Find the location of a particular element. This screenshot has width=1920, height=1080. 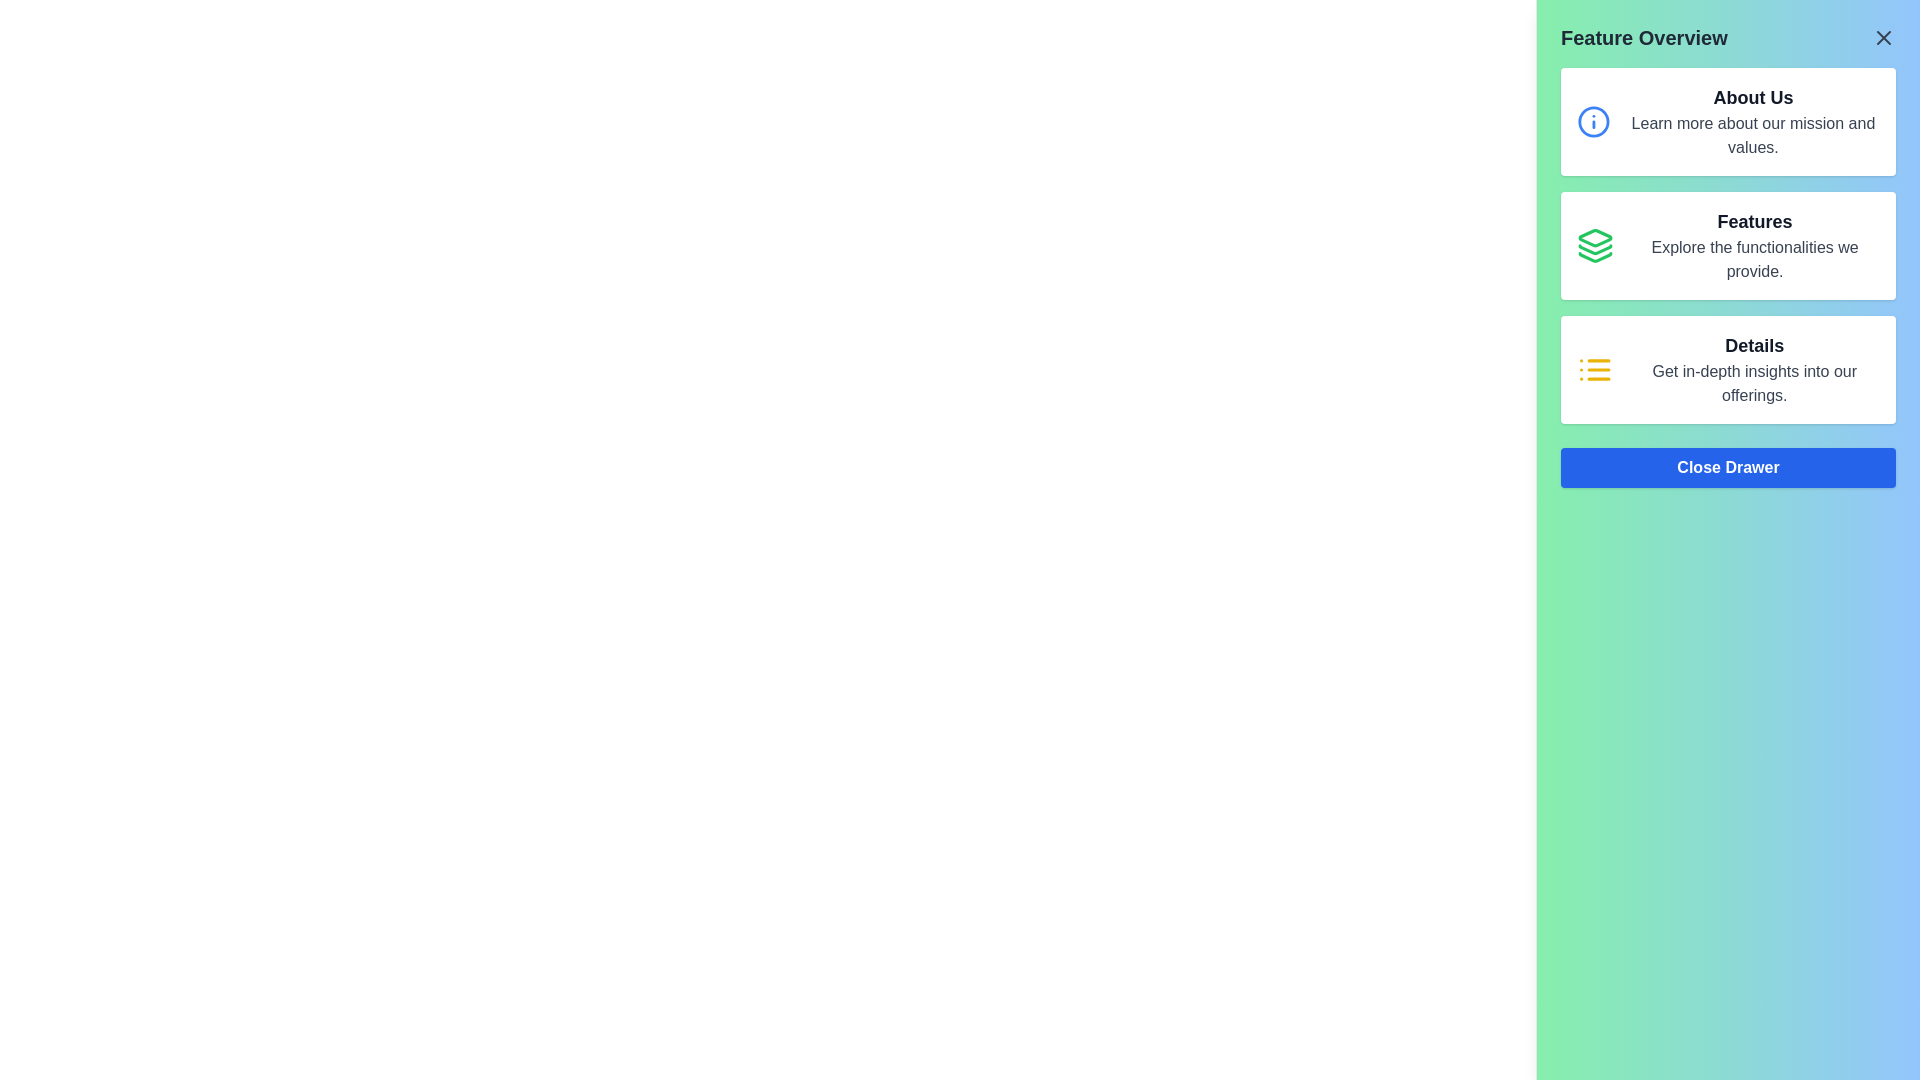

the close button located at the bottom of the 'Feature Overview' panel is located at coordinates (1727, 467).